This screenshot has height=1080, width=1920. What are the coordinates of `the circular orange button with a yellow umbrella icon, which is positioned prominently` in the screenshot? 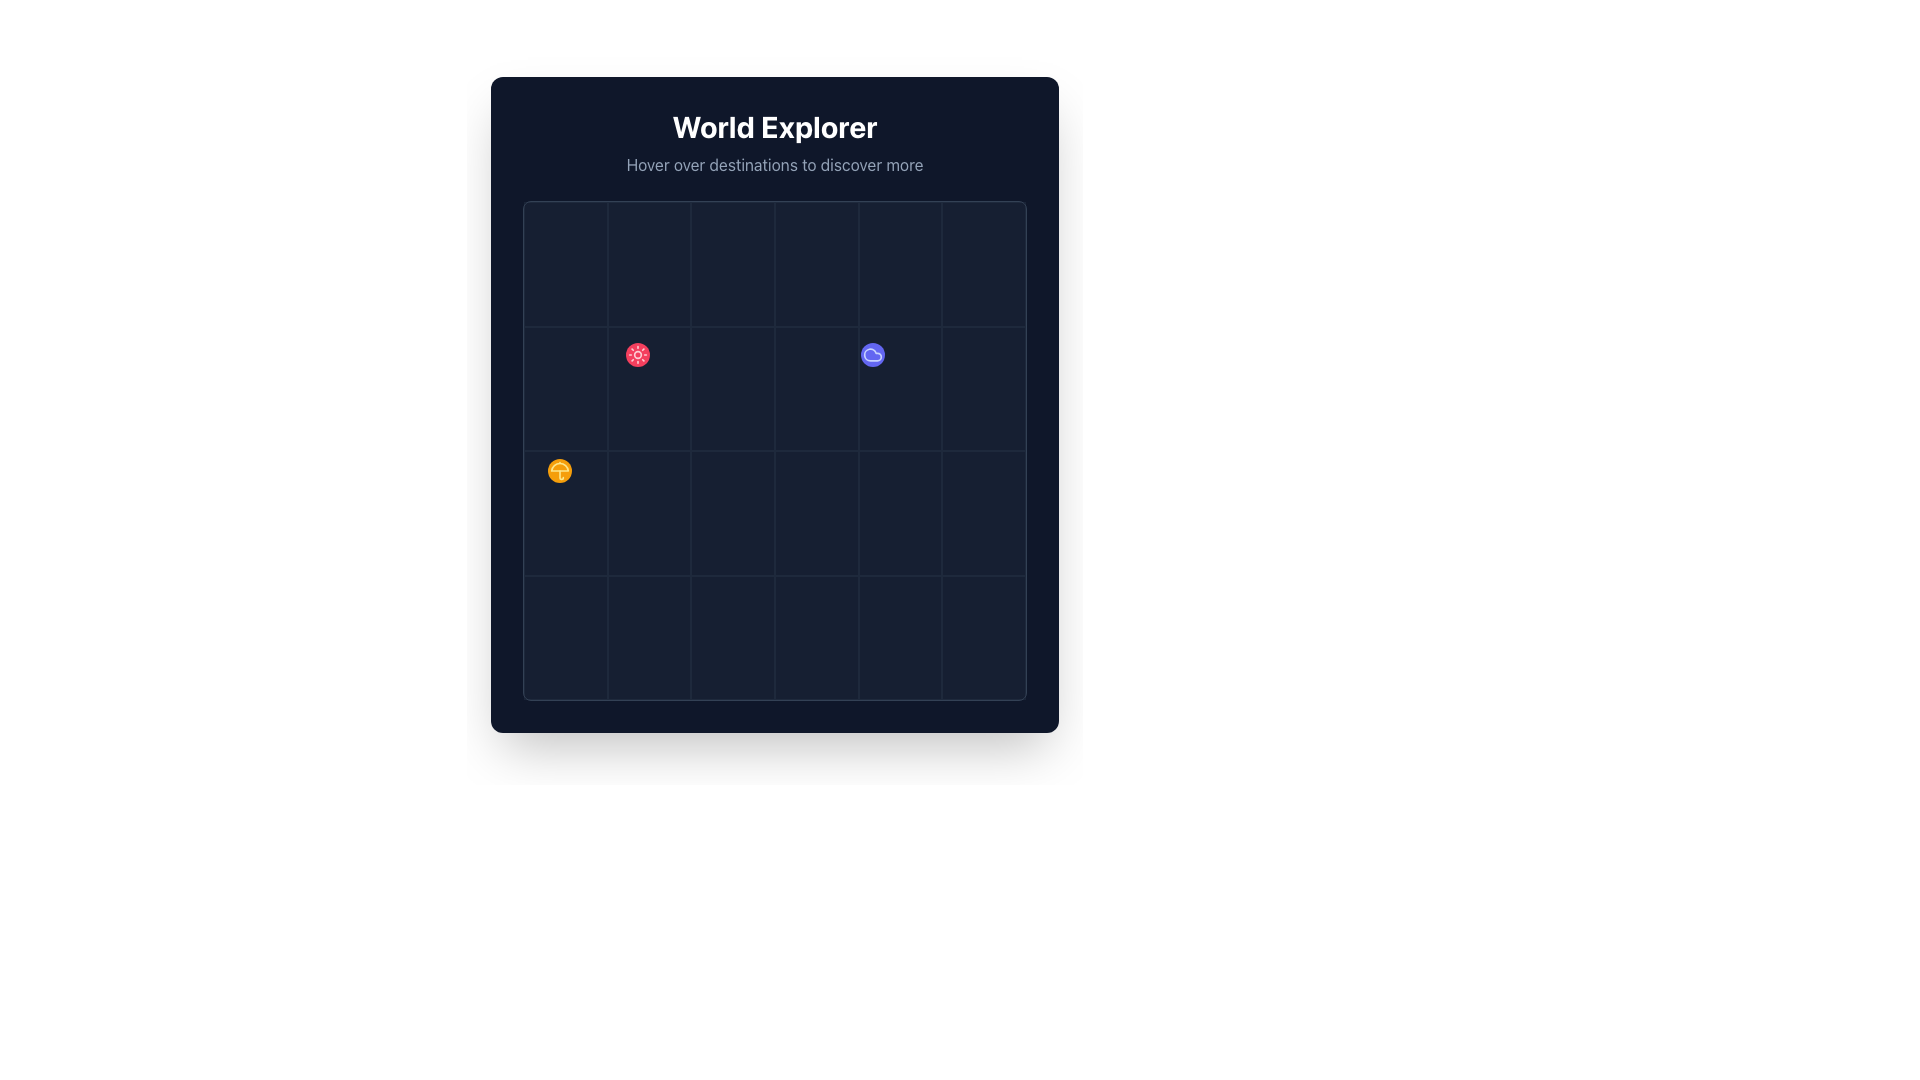 It's located at (560, 470).